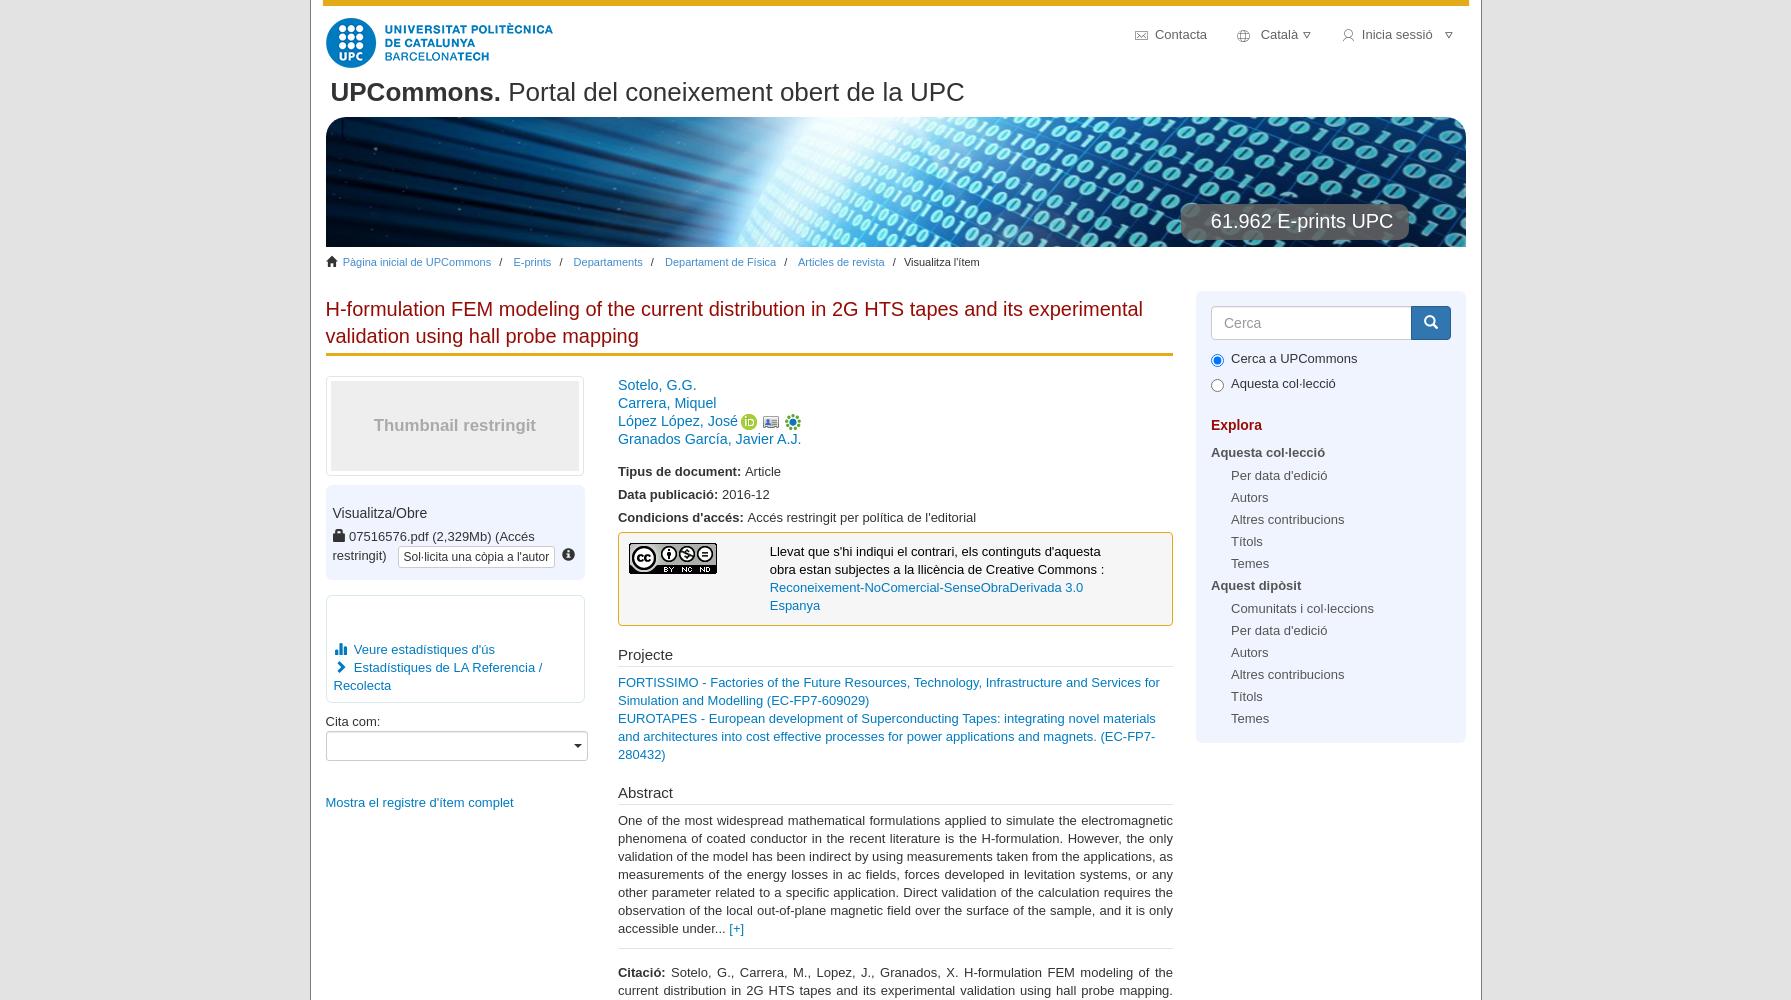 This screenshot has width=1791, height=1000. Describe the element at coordinates (1400, 34) in the screenshot. I see `'Inicia sessió'` at that location.